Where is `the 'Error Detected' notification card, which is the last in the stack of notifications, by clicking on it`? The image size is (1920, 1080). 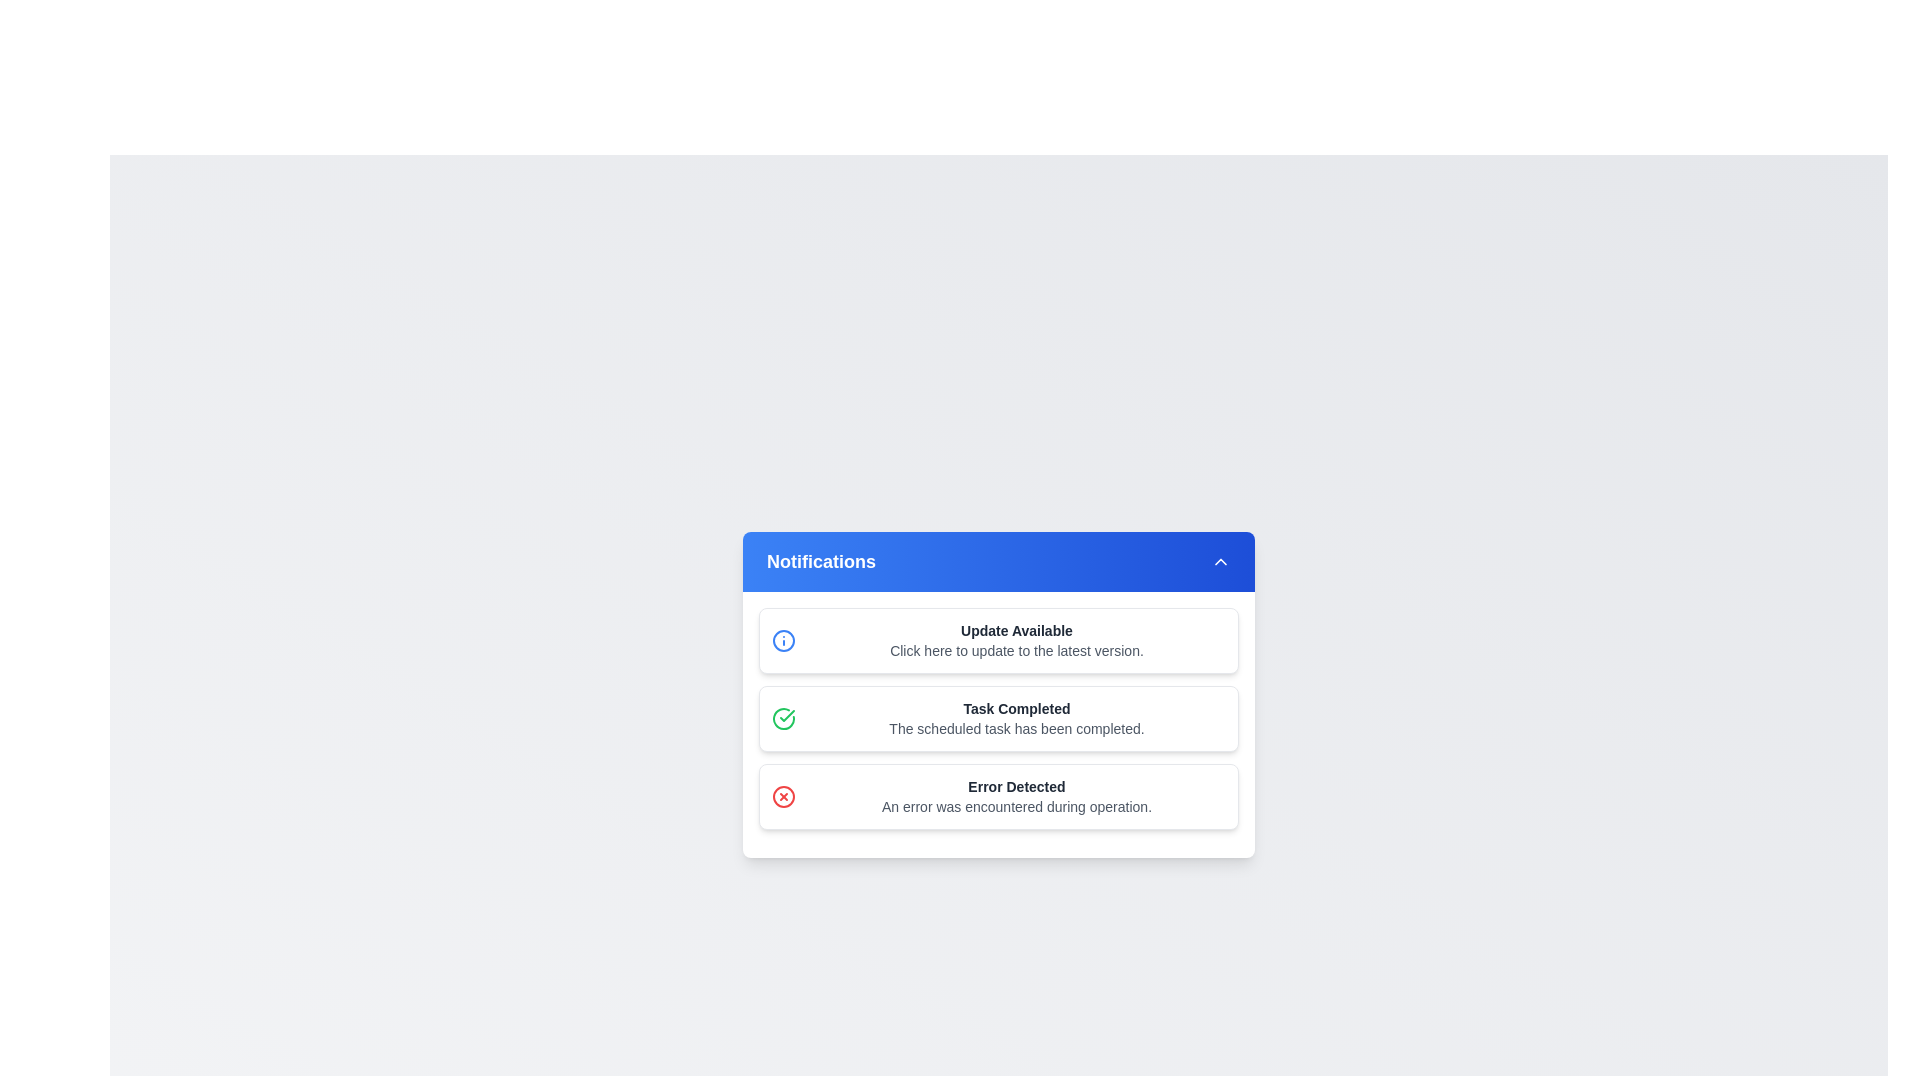
the 'Error Detected' notification card, which is the last in the stack of notifications, by clicking on it is located at coordinates (1017, 796).